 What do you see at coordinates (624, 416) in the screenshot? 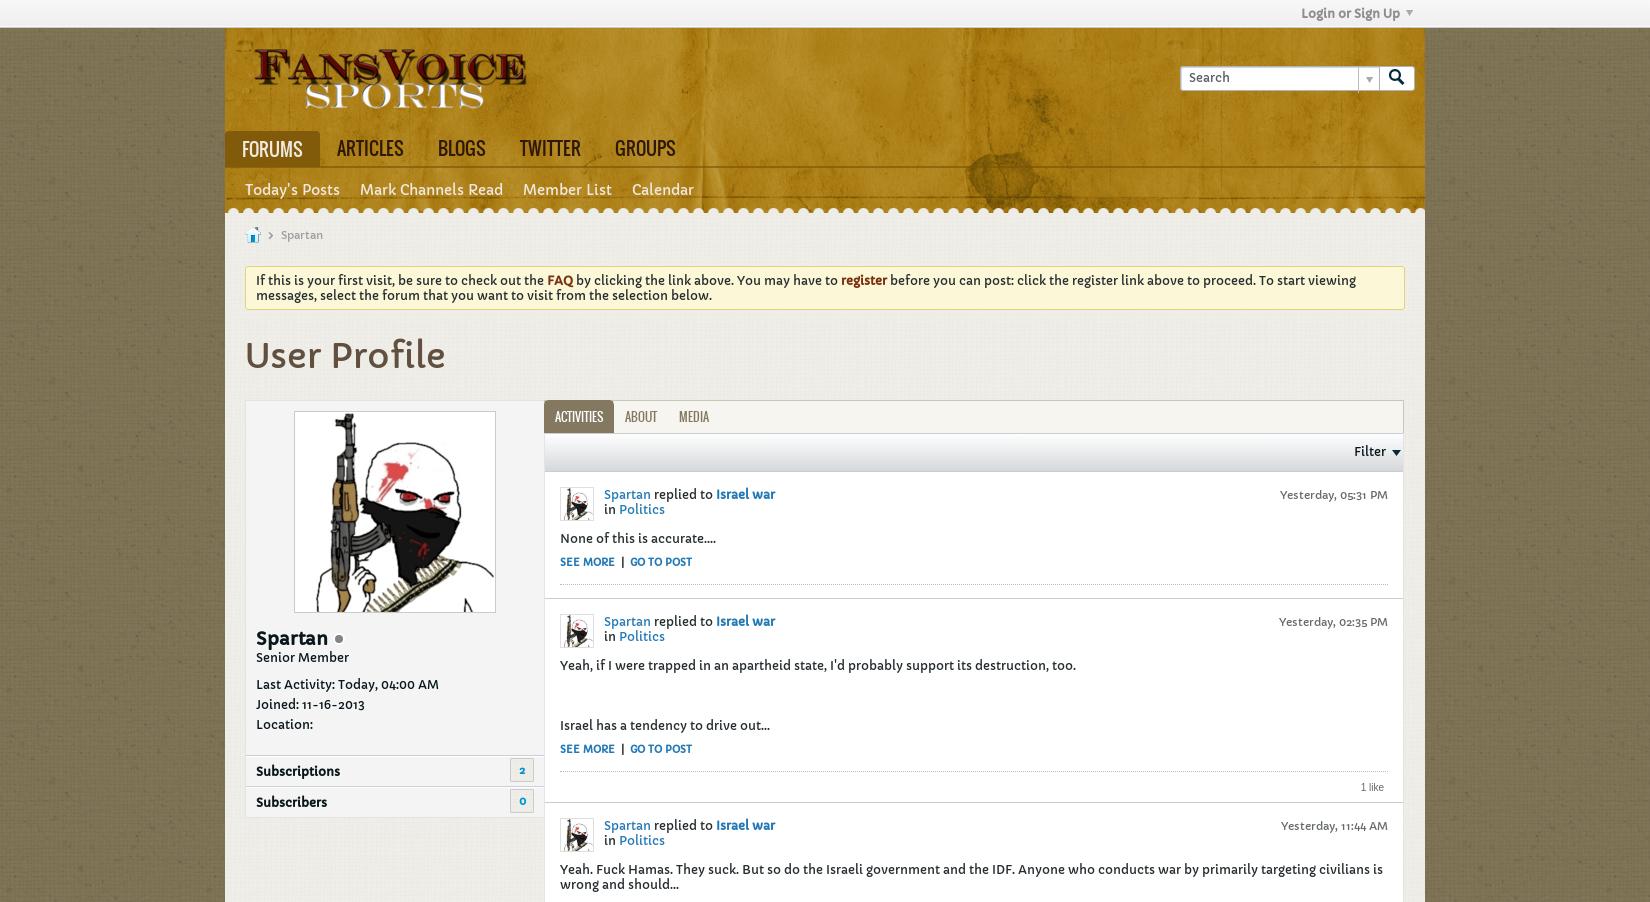
I see `'About'` at bounding box center [624, 416].